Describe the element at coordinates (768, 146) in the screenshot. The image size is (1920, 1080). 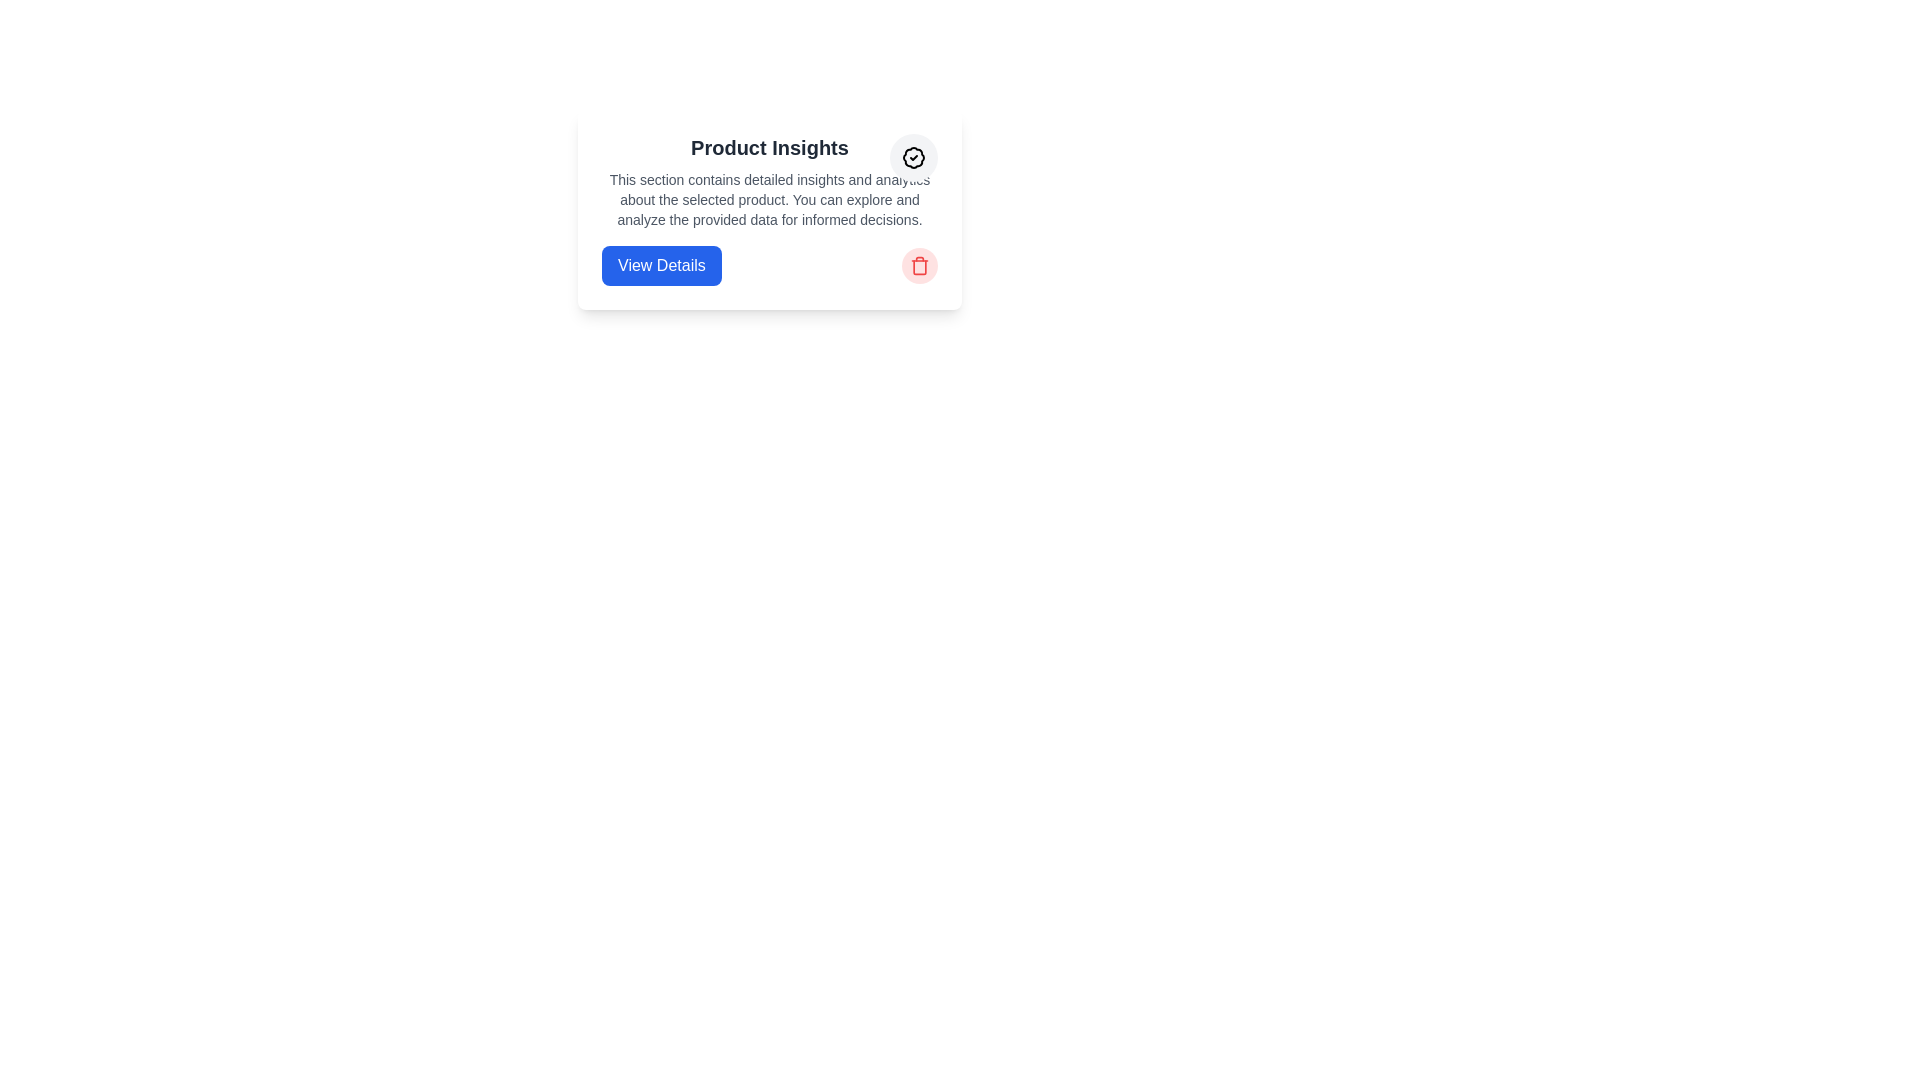
I see `the 'Product Insights' text label, which is a prominent header displayed in bold and large font at the top of a card component` at that location.